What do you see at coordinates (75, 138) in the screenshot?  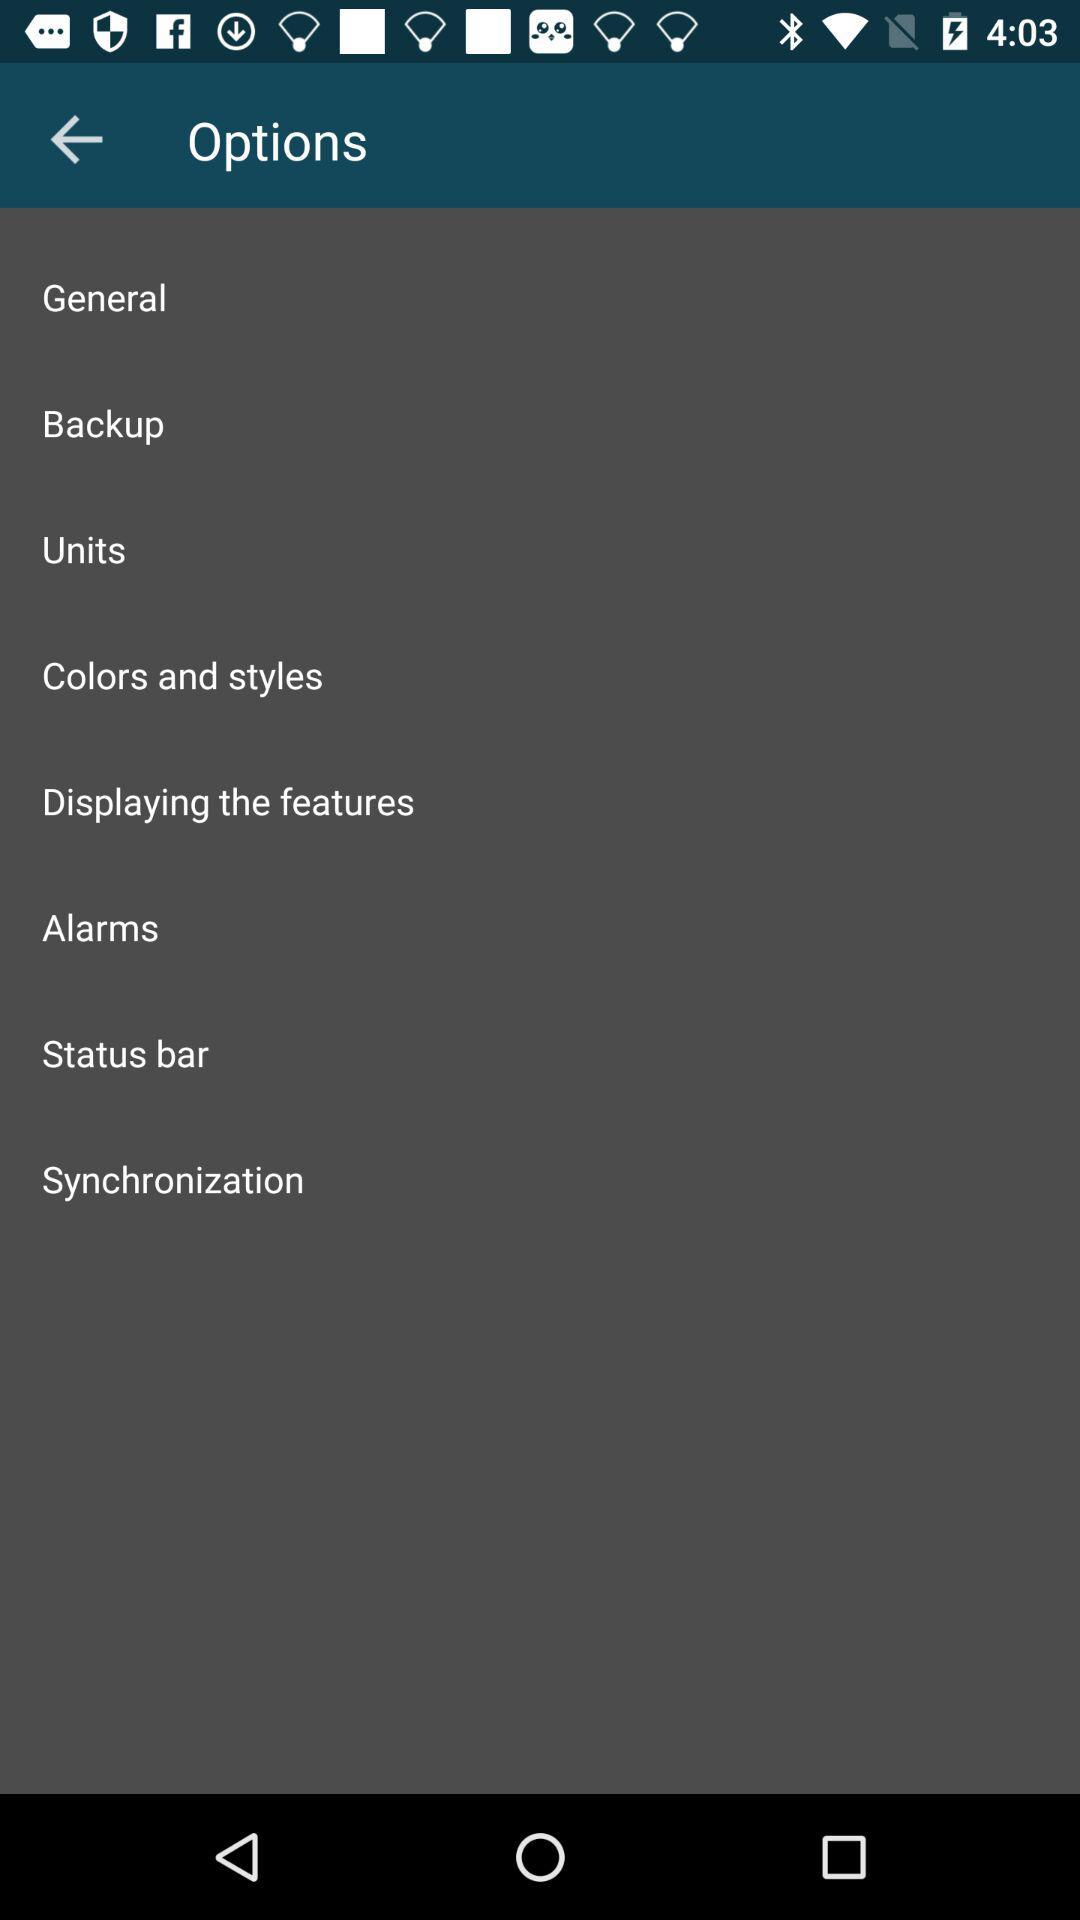 I see `icon to the left of options icon` at bounding box center [75, 138].